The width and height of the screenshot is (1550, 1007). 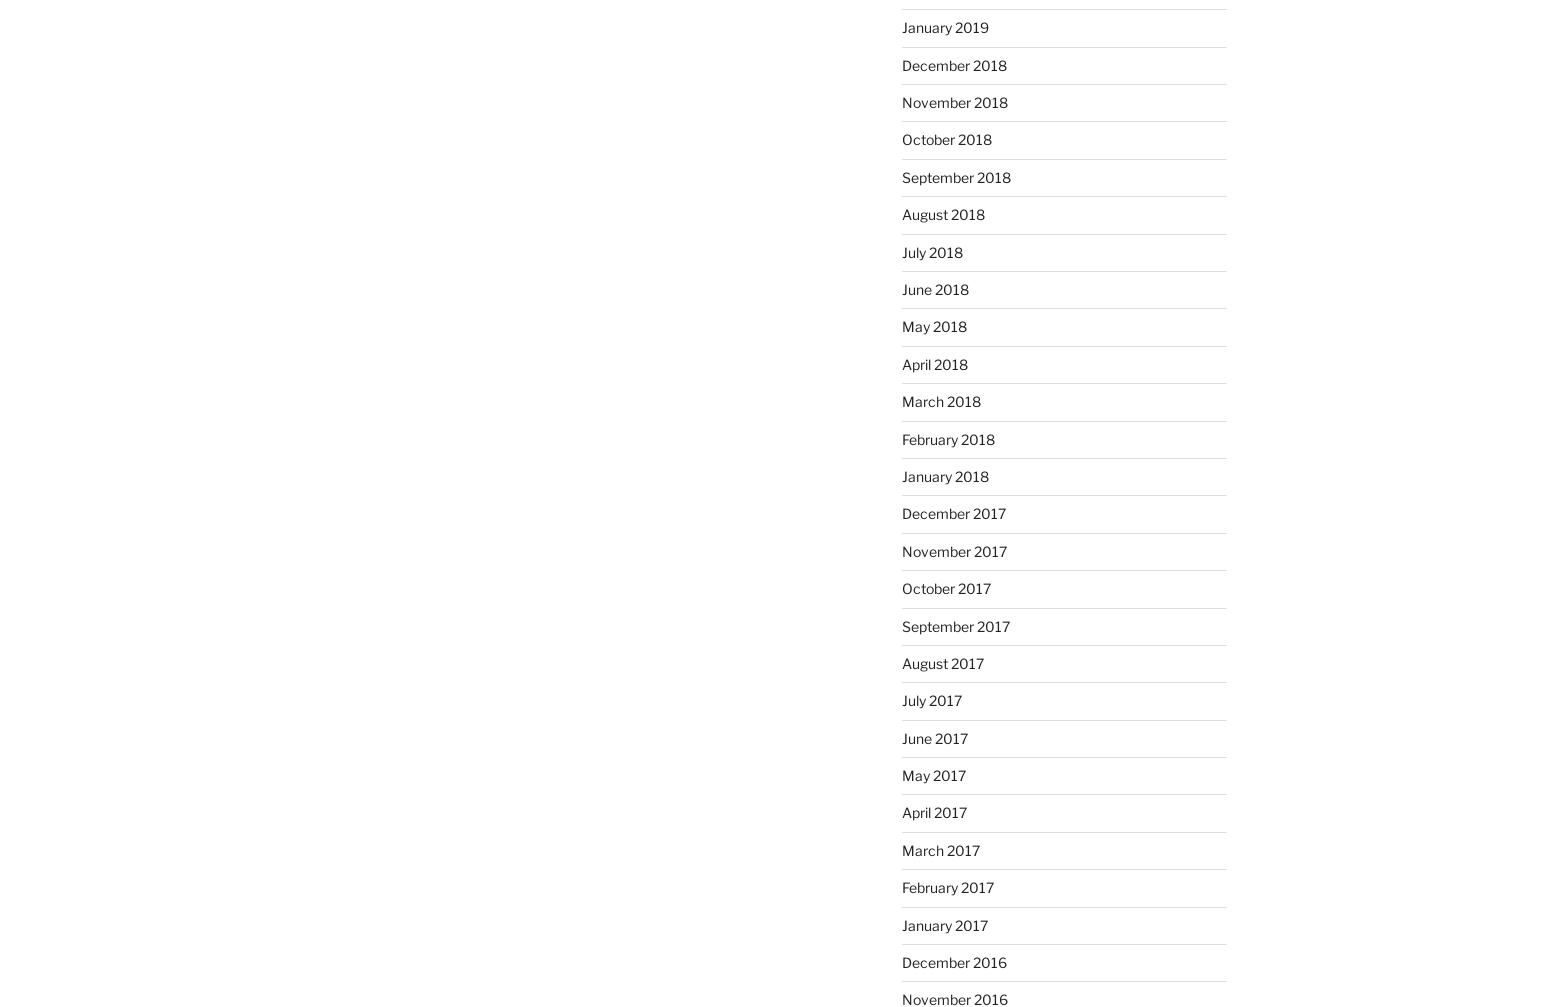 What do you see at coordinates (943, 475) in the screenshot?
I see `'January 2018'` at bounding box center [943, 475].